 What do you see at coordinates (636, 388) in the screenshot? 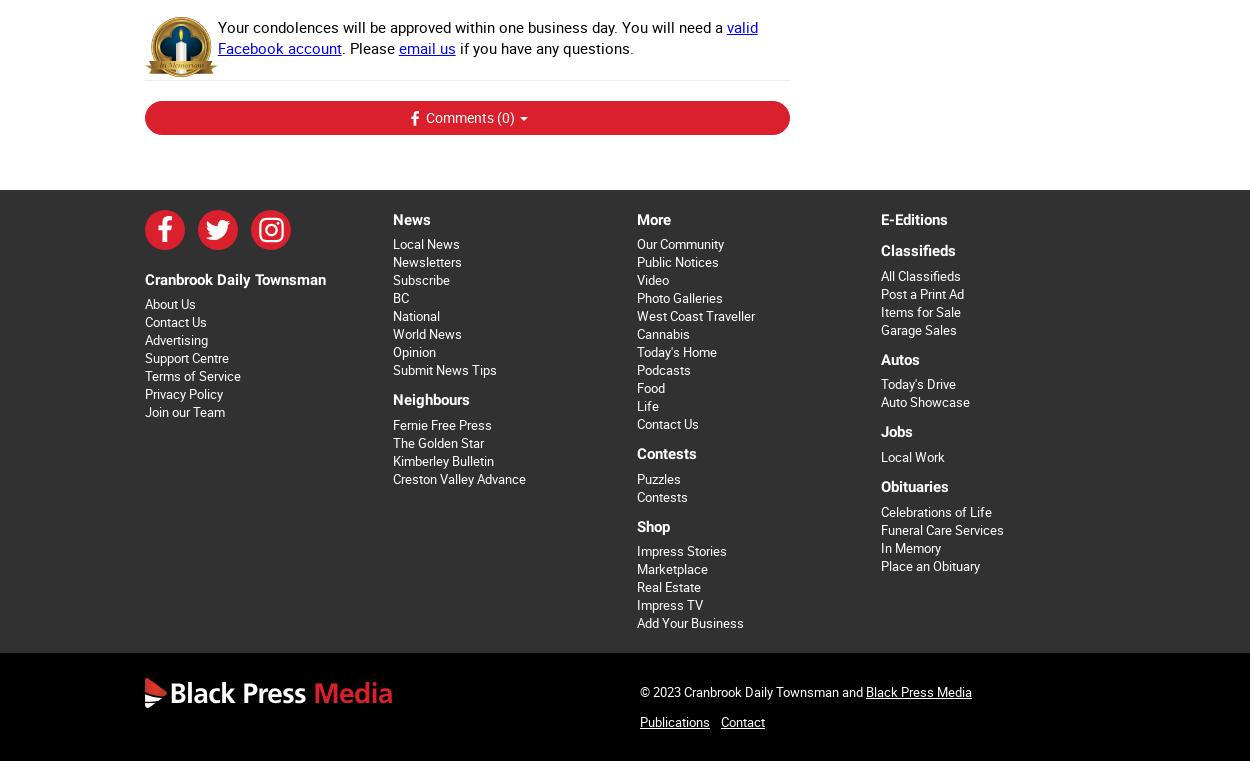
I see `'Food'` at bounding box center [636, 388].